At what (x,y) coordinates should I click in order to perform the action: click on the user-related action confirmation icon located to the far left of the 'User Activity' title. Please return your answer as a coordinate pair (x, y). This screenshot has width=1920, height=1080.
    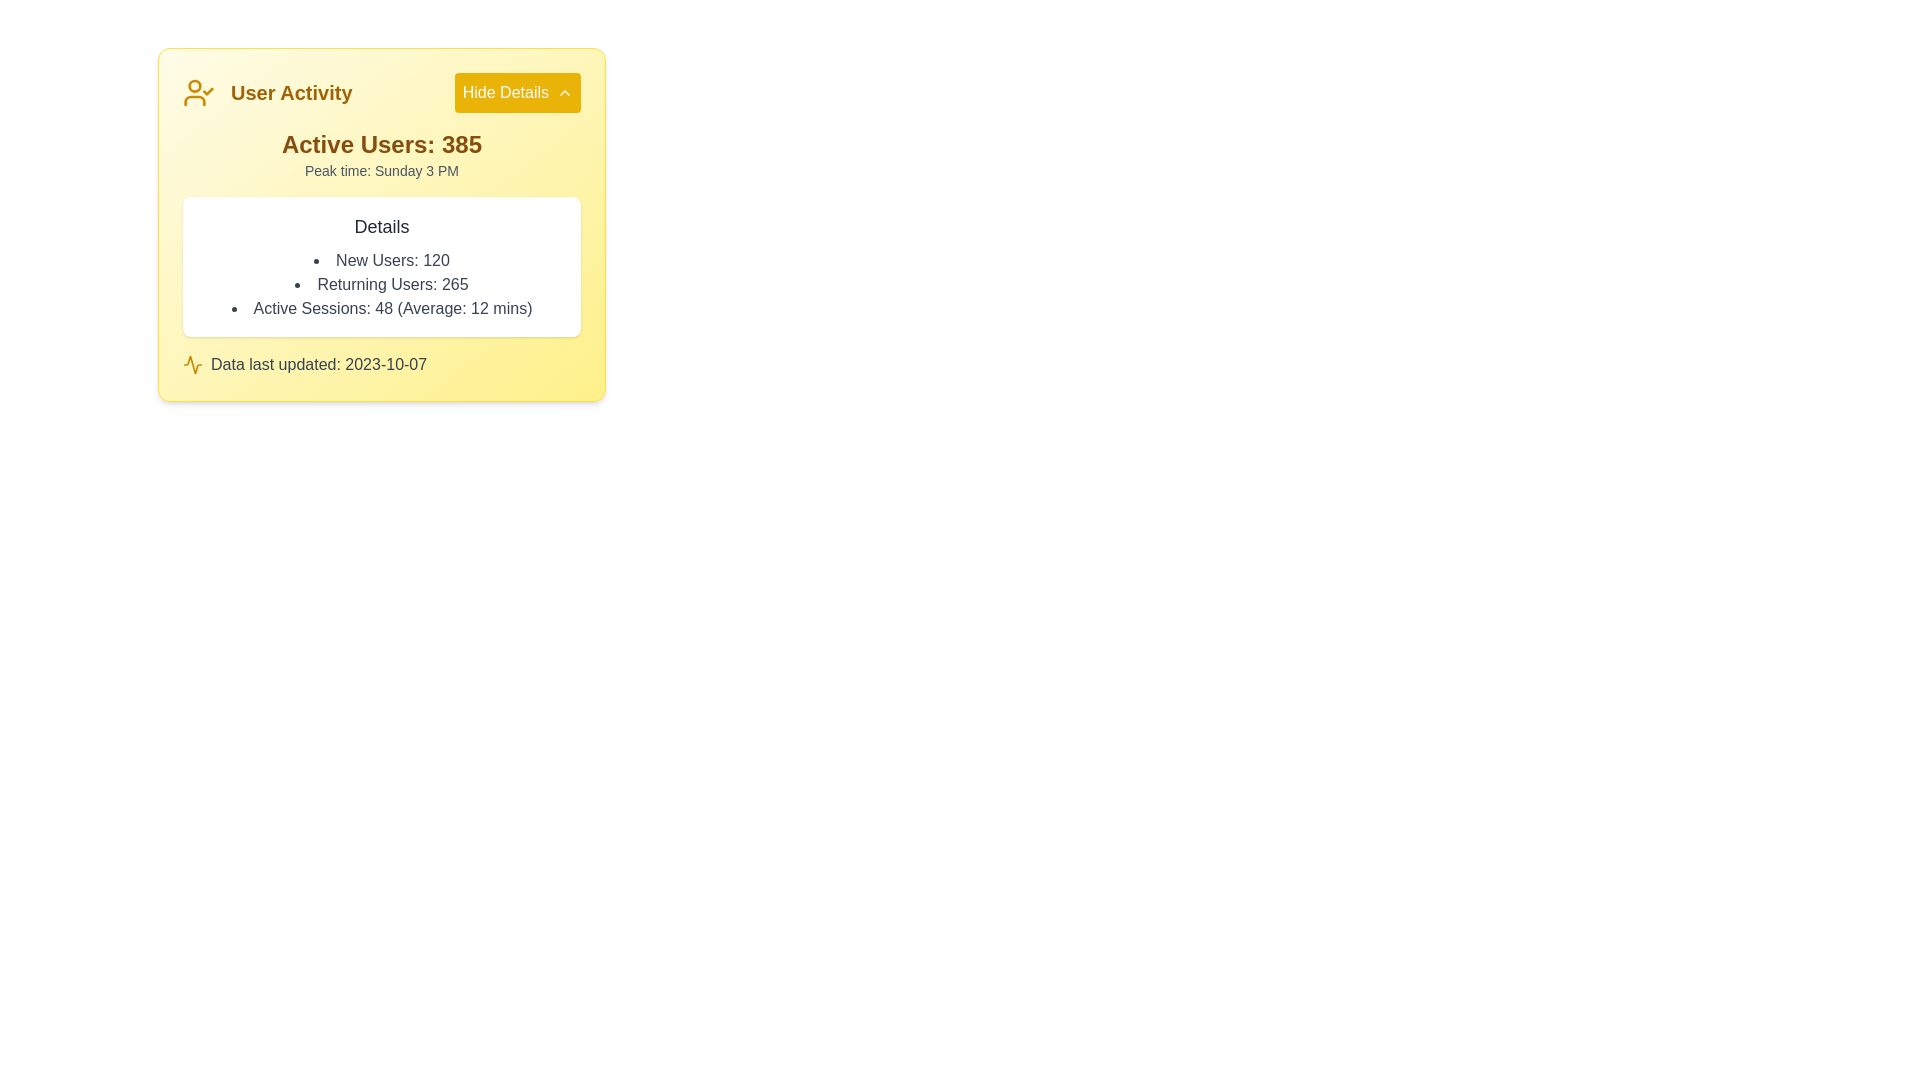
    Looking at the image, I should click on (198, 92).